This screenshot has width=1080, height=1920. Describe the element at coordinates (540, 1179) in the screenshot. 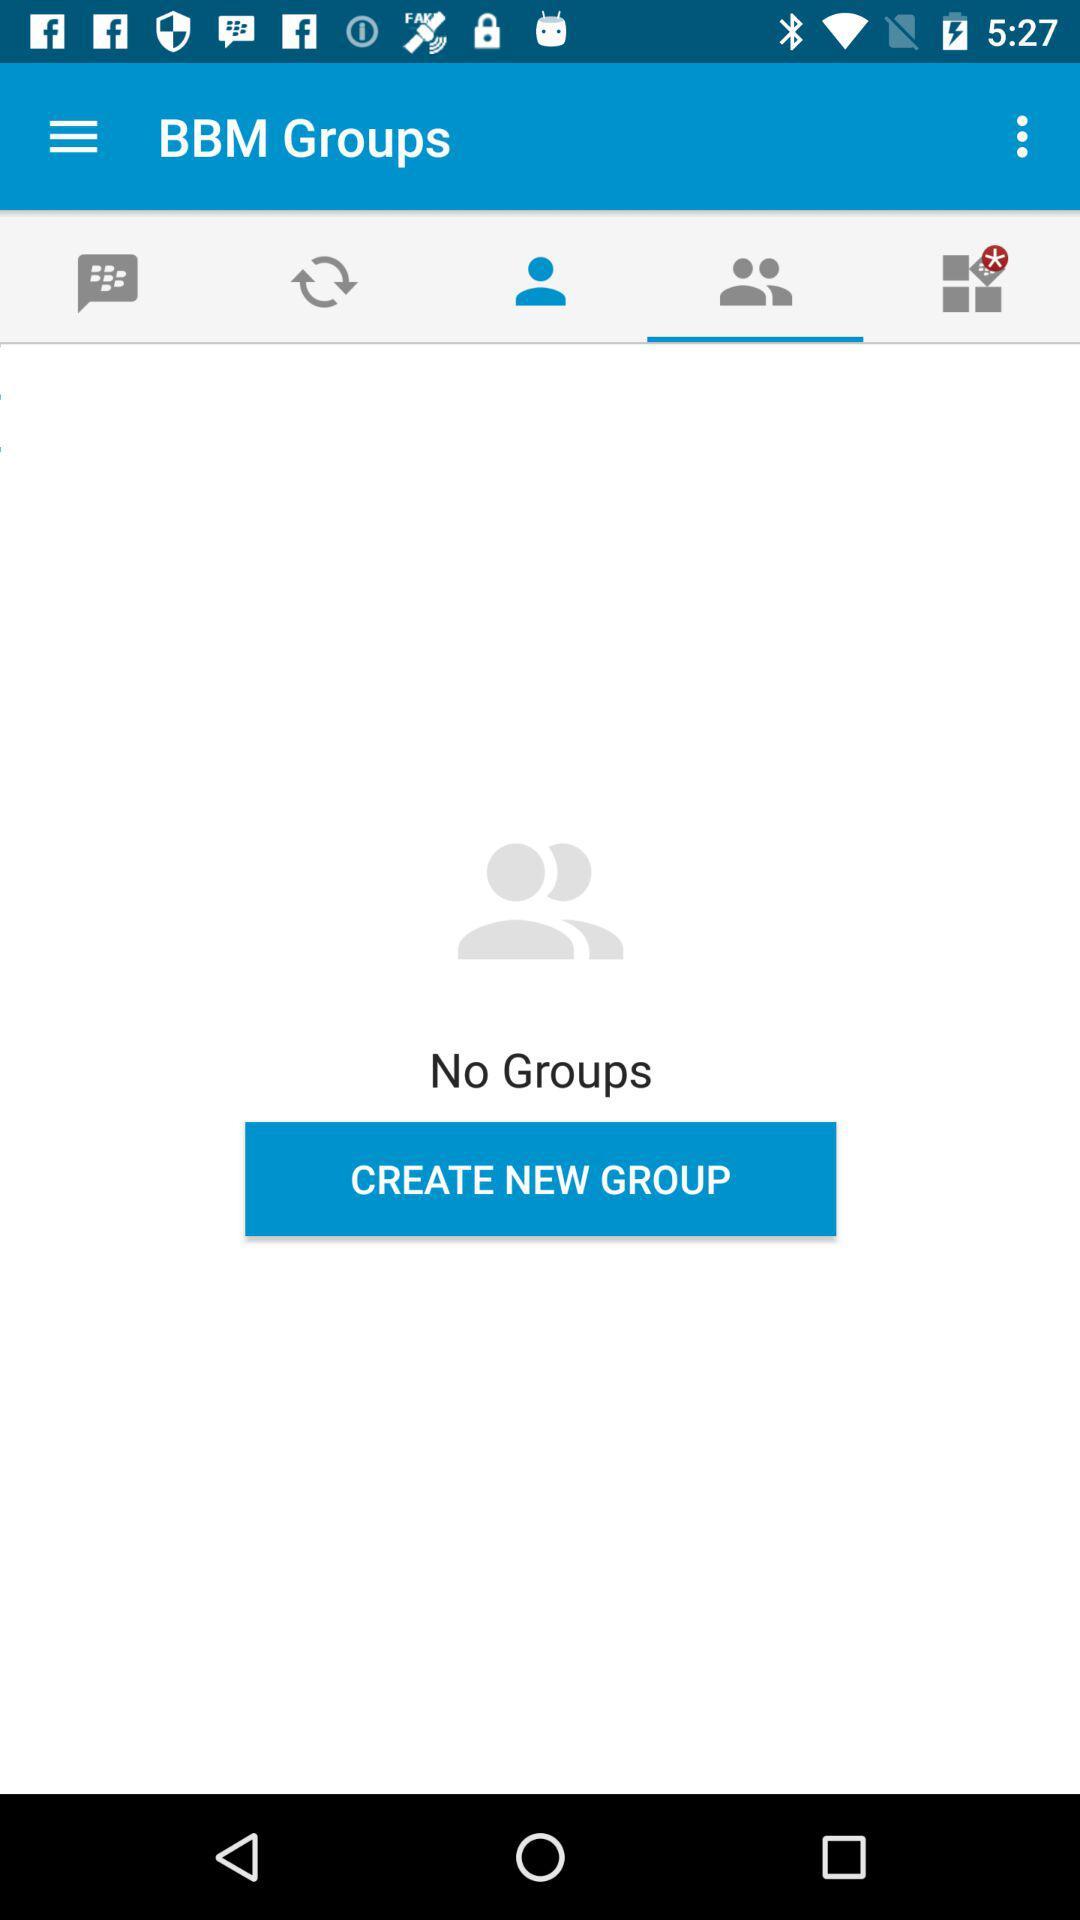

I see `the create new group item` at that location.